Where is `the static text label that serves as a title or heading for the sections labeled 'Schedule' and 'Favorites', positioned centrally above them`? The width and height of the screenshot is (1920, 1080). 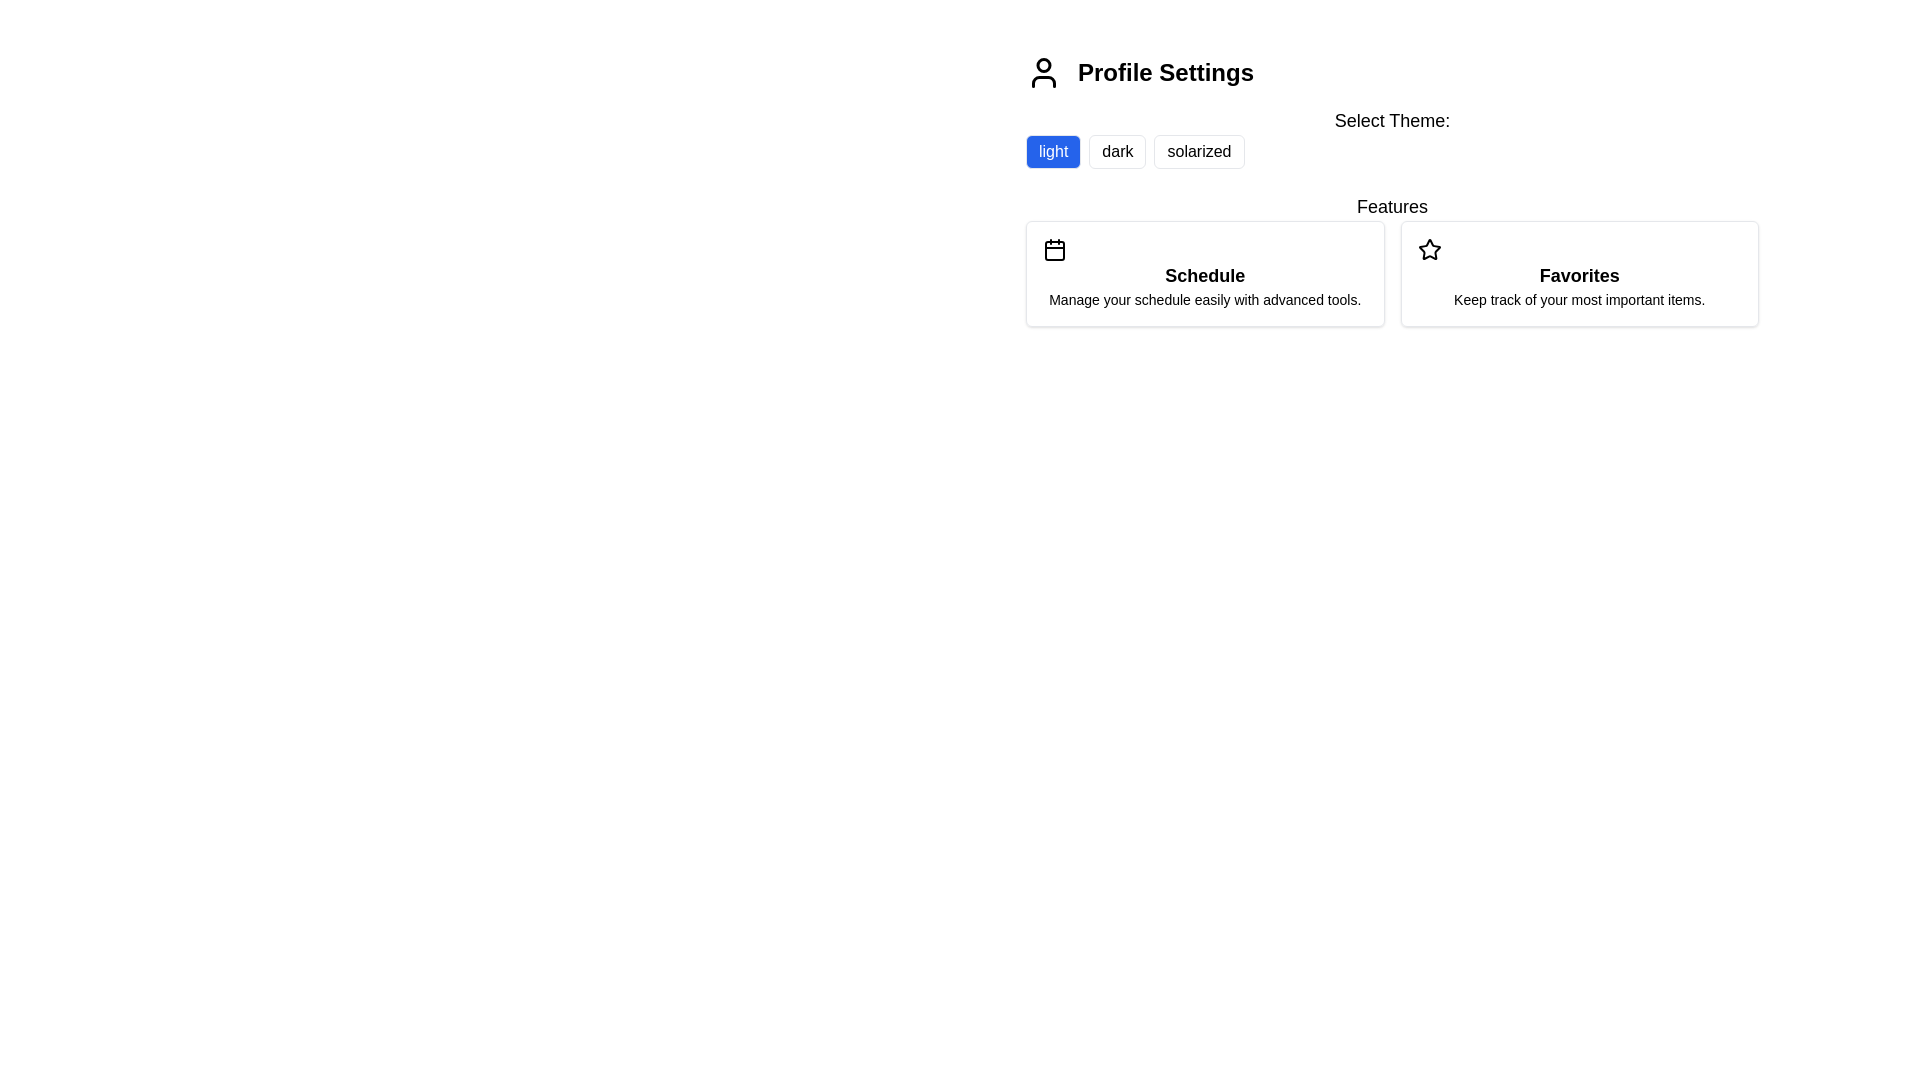 the static text label that serves as a title or heading for the sections labeled 'Schedule' and 'Favorites', positioned centrally above them is located at coordinates (1391, 207).